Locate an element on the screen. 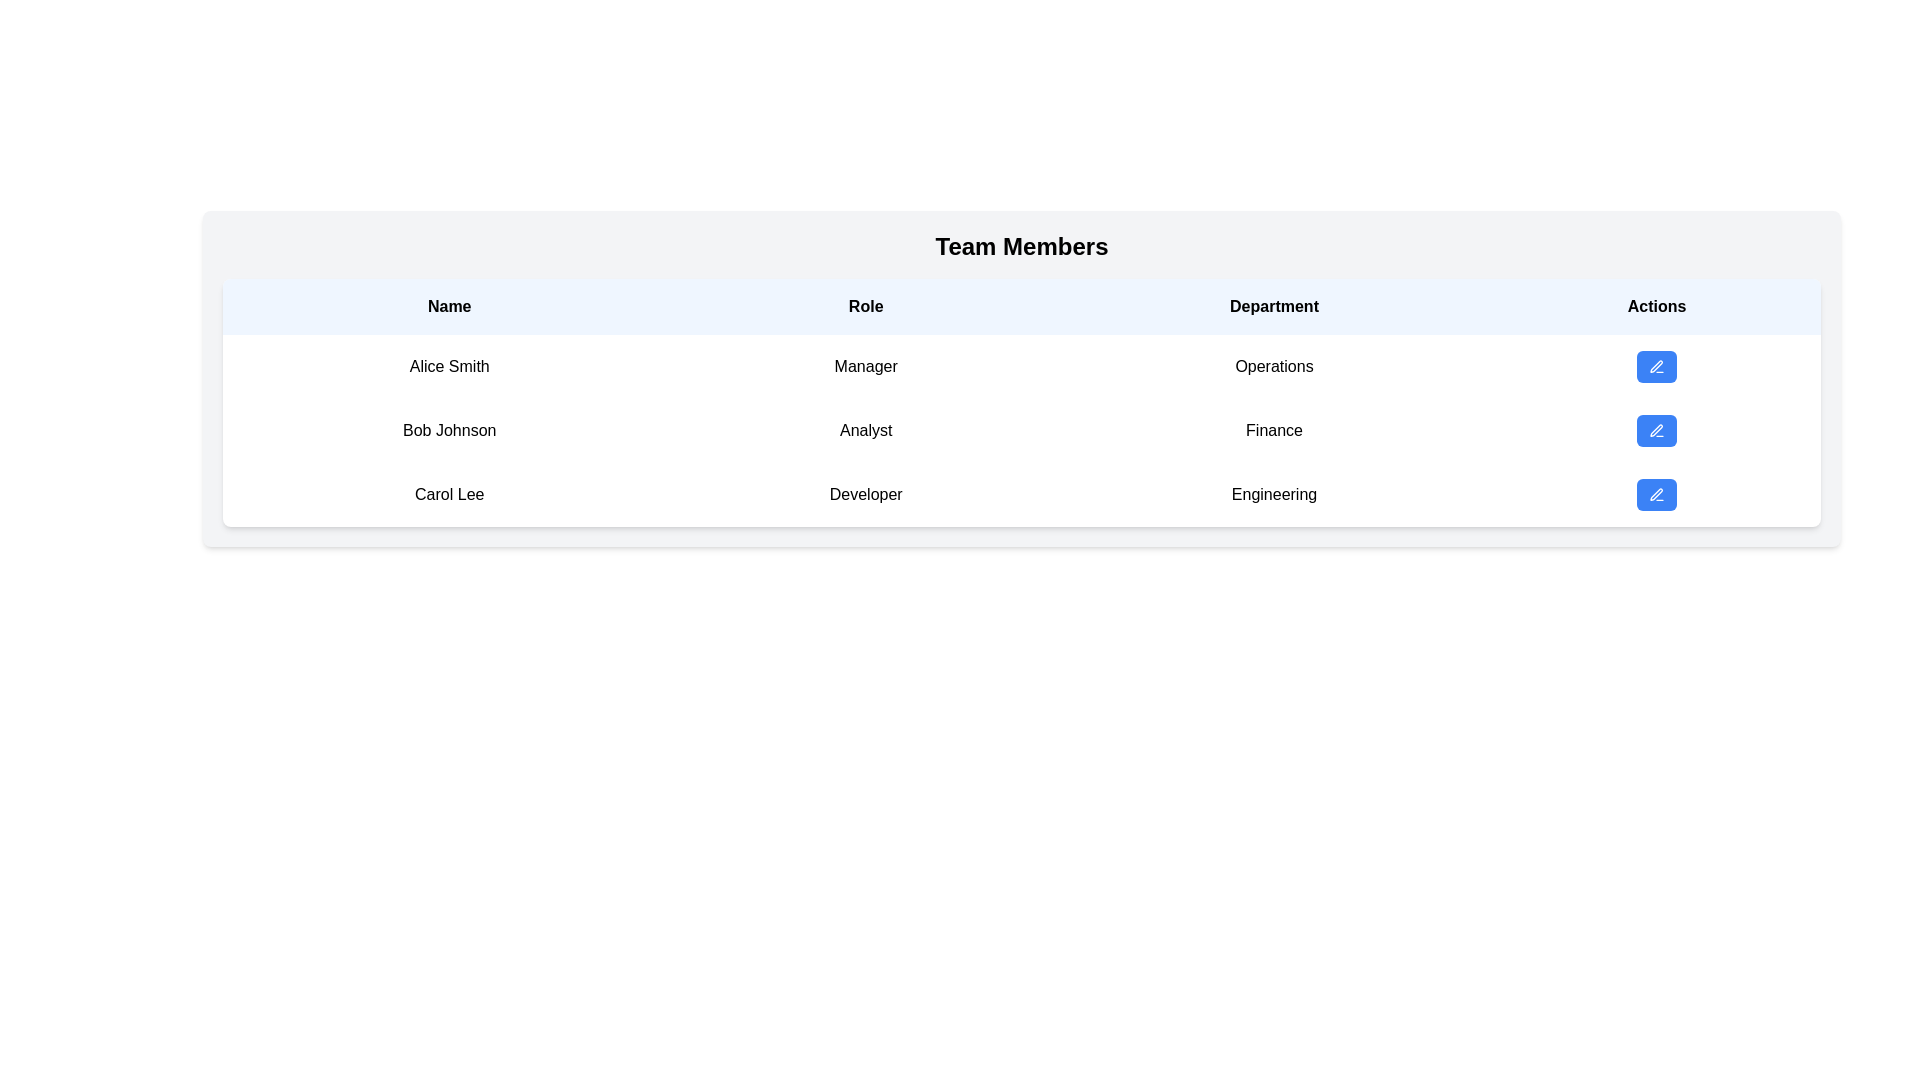 The image size is (1920, 1080). the third edit button in the 'Actions' column of the table for 'Carol Lee' is located at coordinates (1656, 494).